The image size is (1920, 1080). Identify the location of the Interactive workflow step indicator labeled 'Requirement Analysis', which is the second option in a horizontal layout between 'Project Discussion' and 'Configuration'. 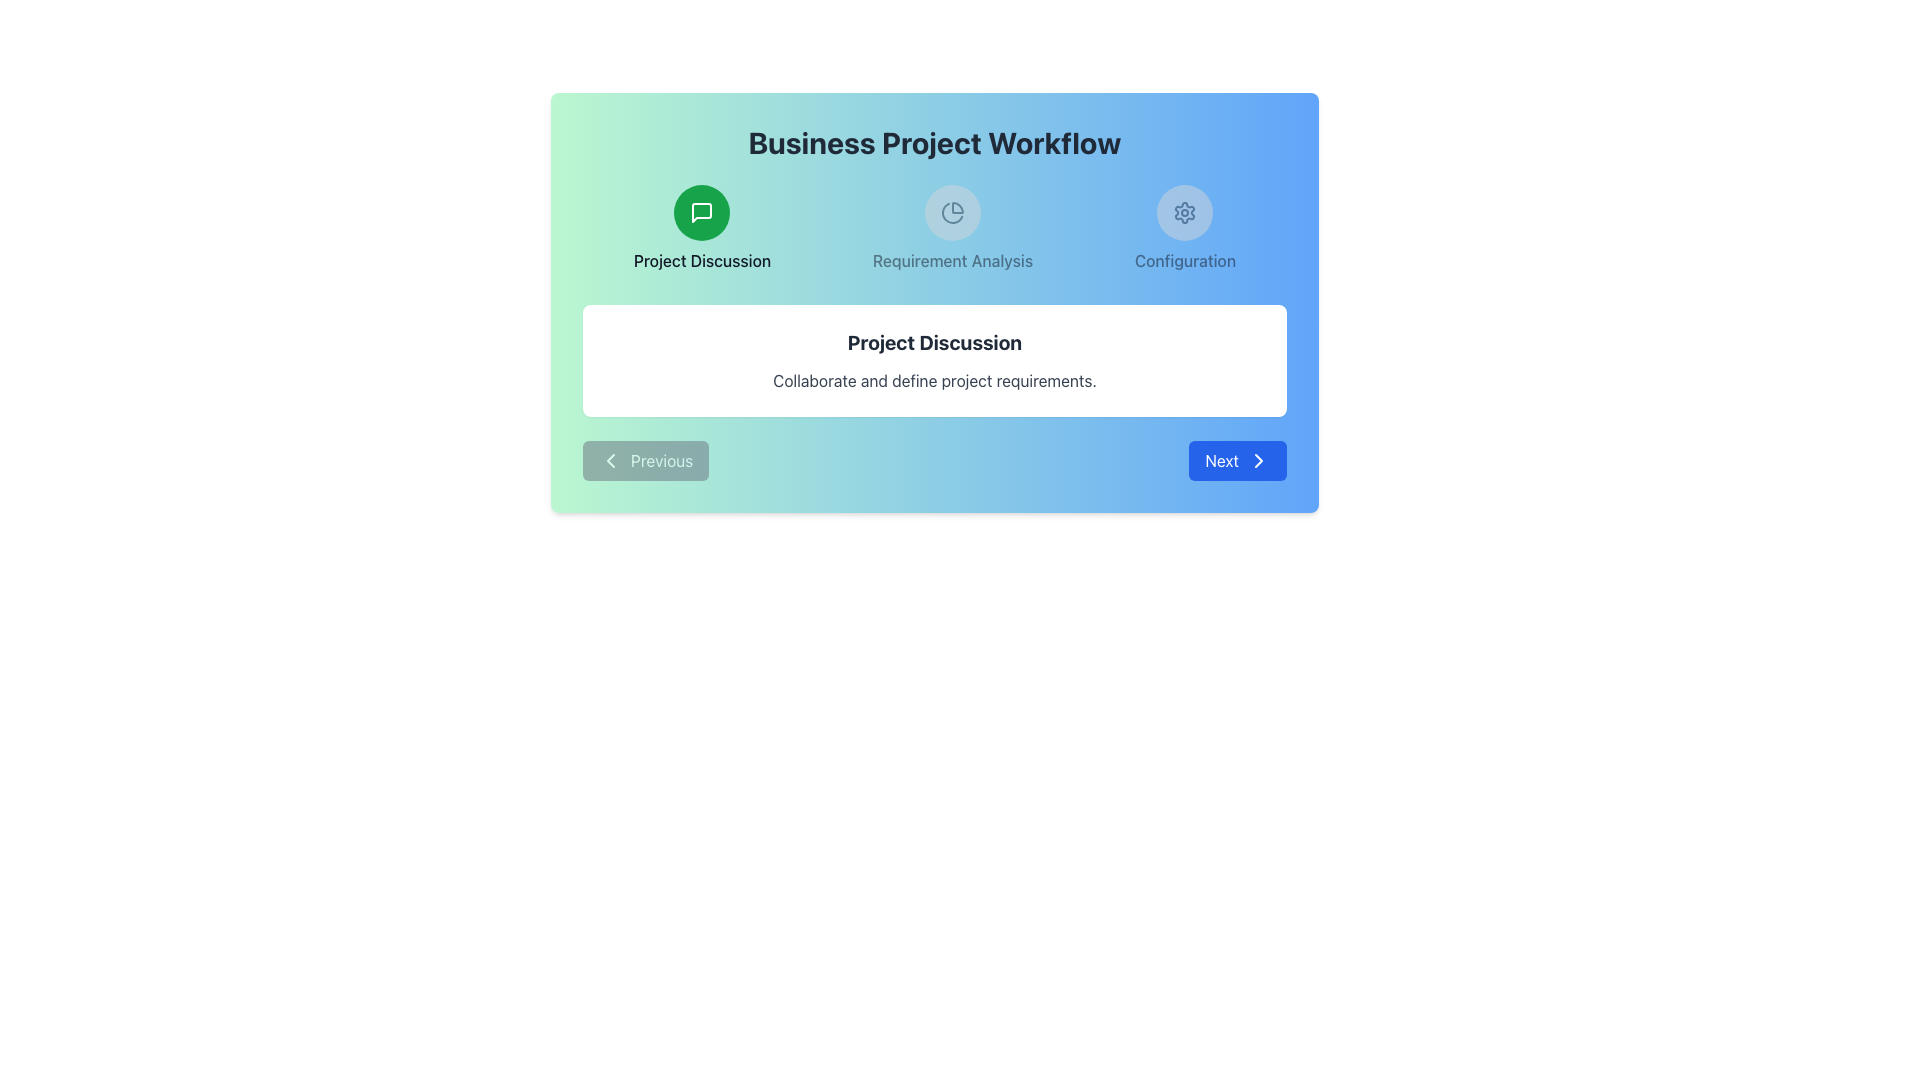
(951, 227).